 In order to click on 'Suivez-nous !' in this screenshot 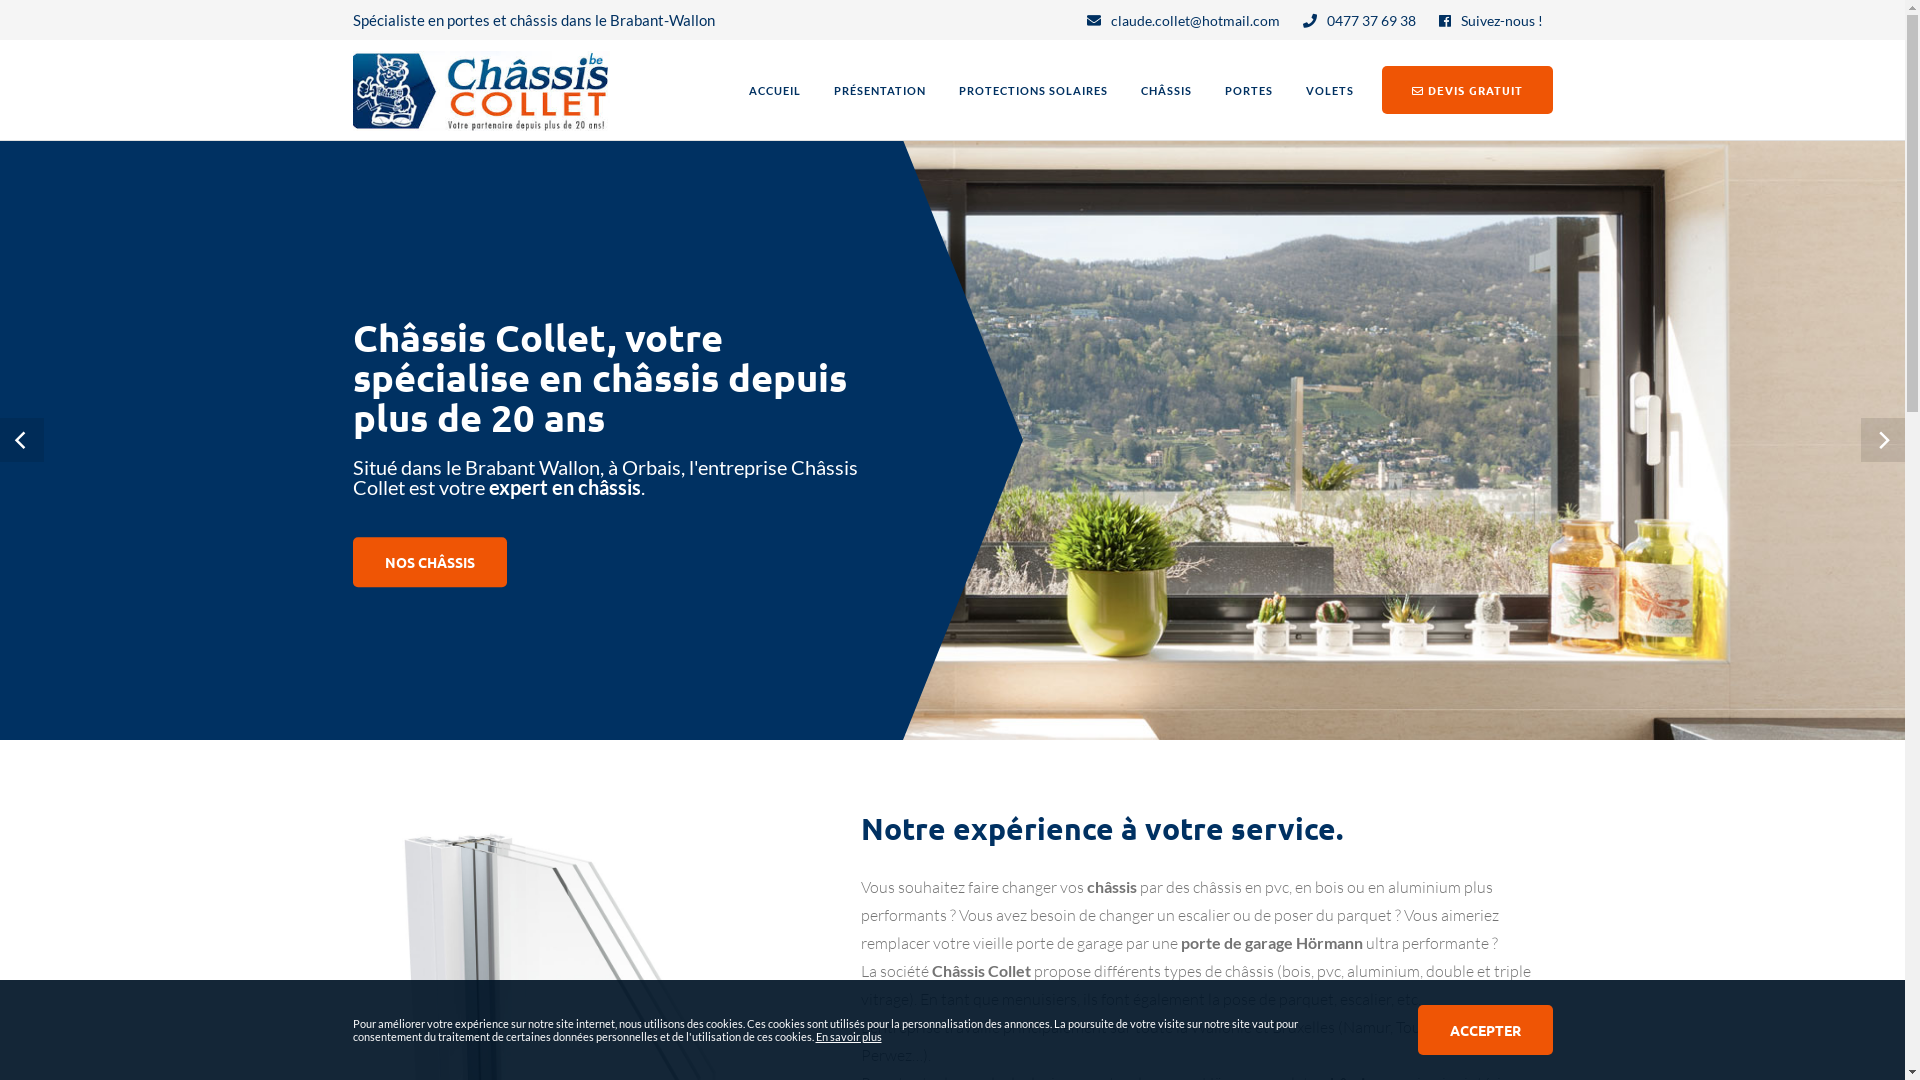, I will do `click(1427, 20)`.